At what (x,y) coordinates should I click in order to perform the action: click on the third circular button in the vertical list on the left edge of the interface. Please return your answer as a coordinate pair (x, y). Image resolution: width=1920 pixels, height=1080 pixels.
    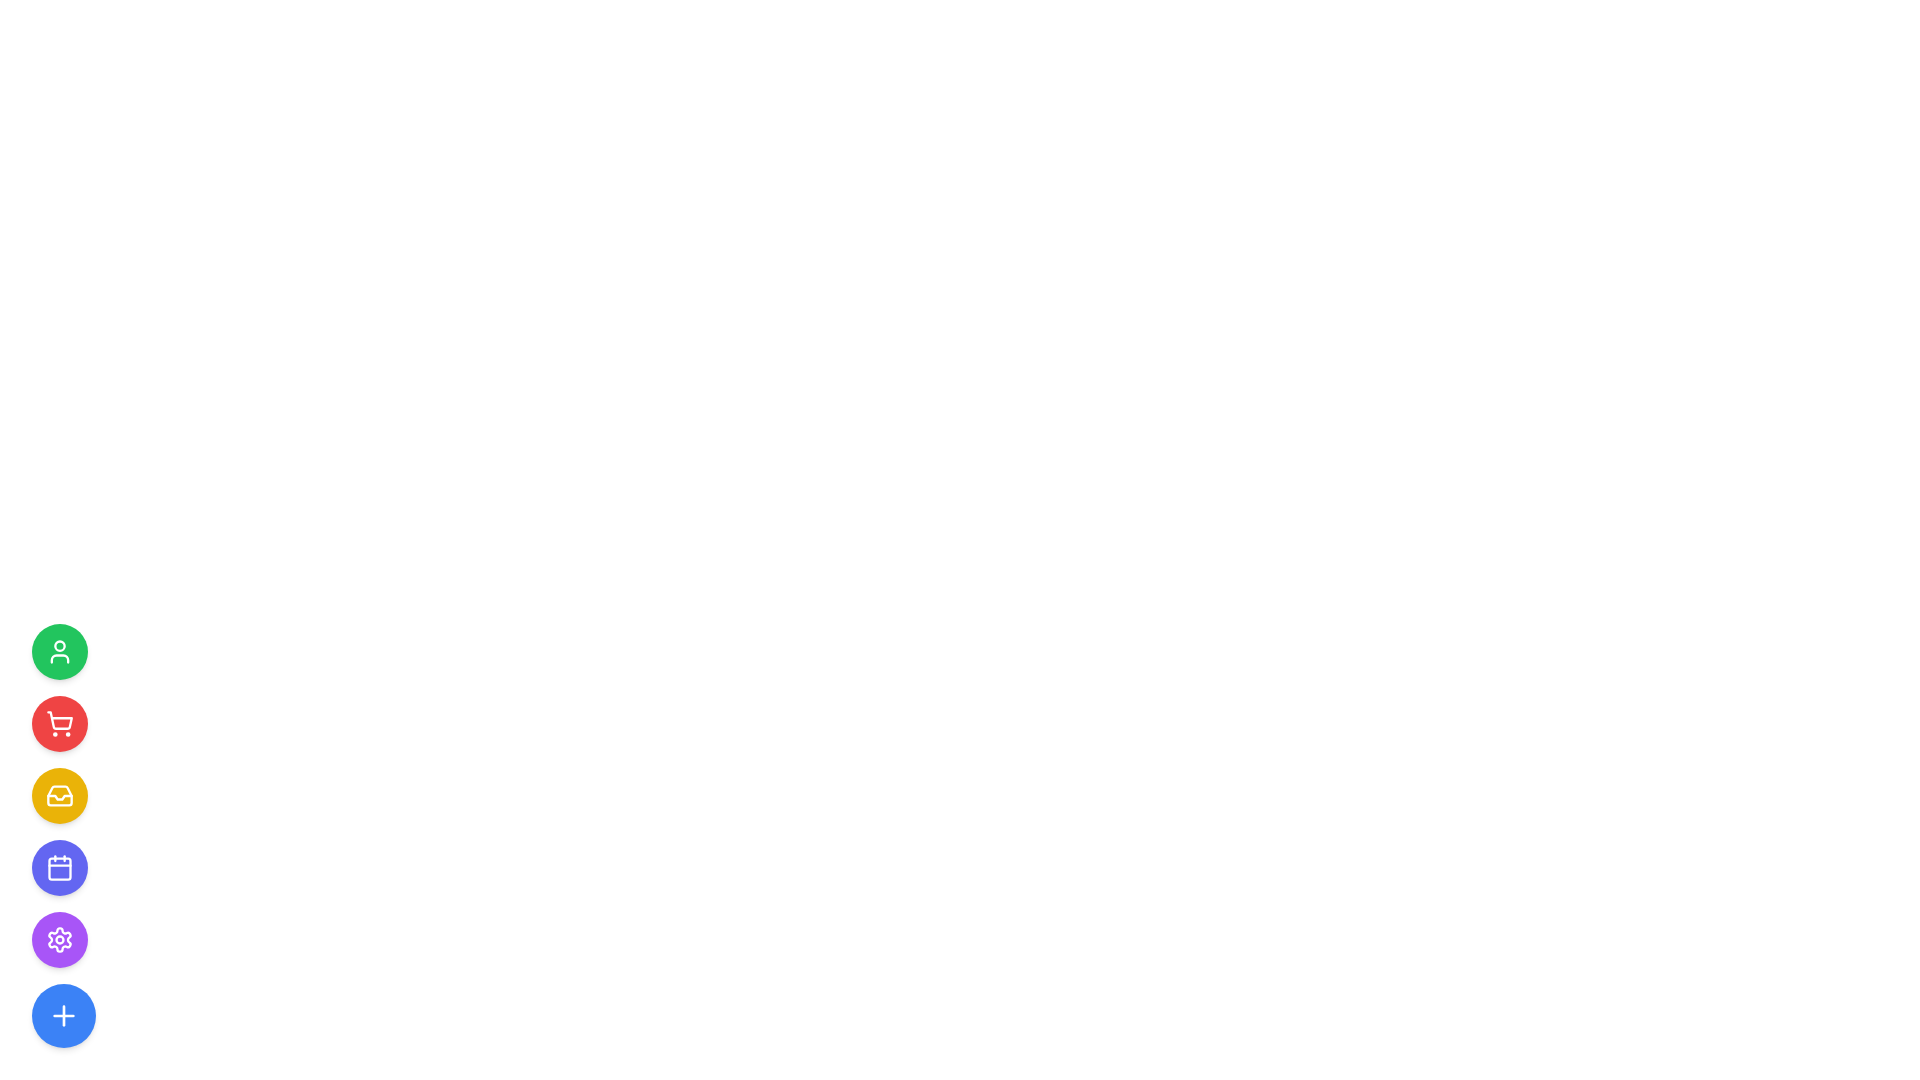
    Looking at the image, I should click on (59, 794).